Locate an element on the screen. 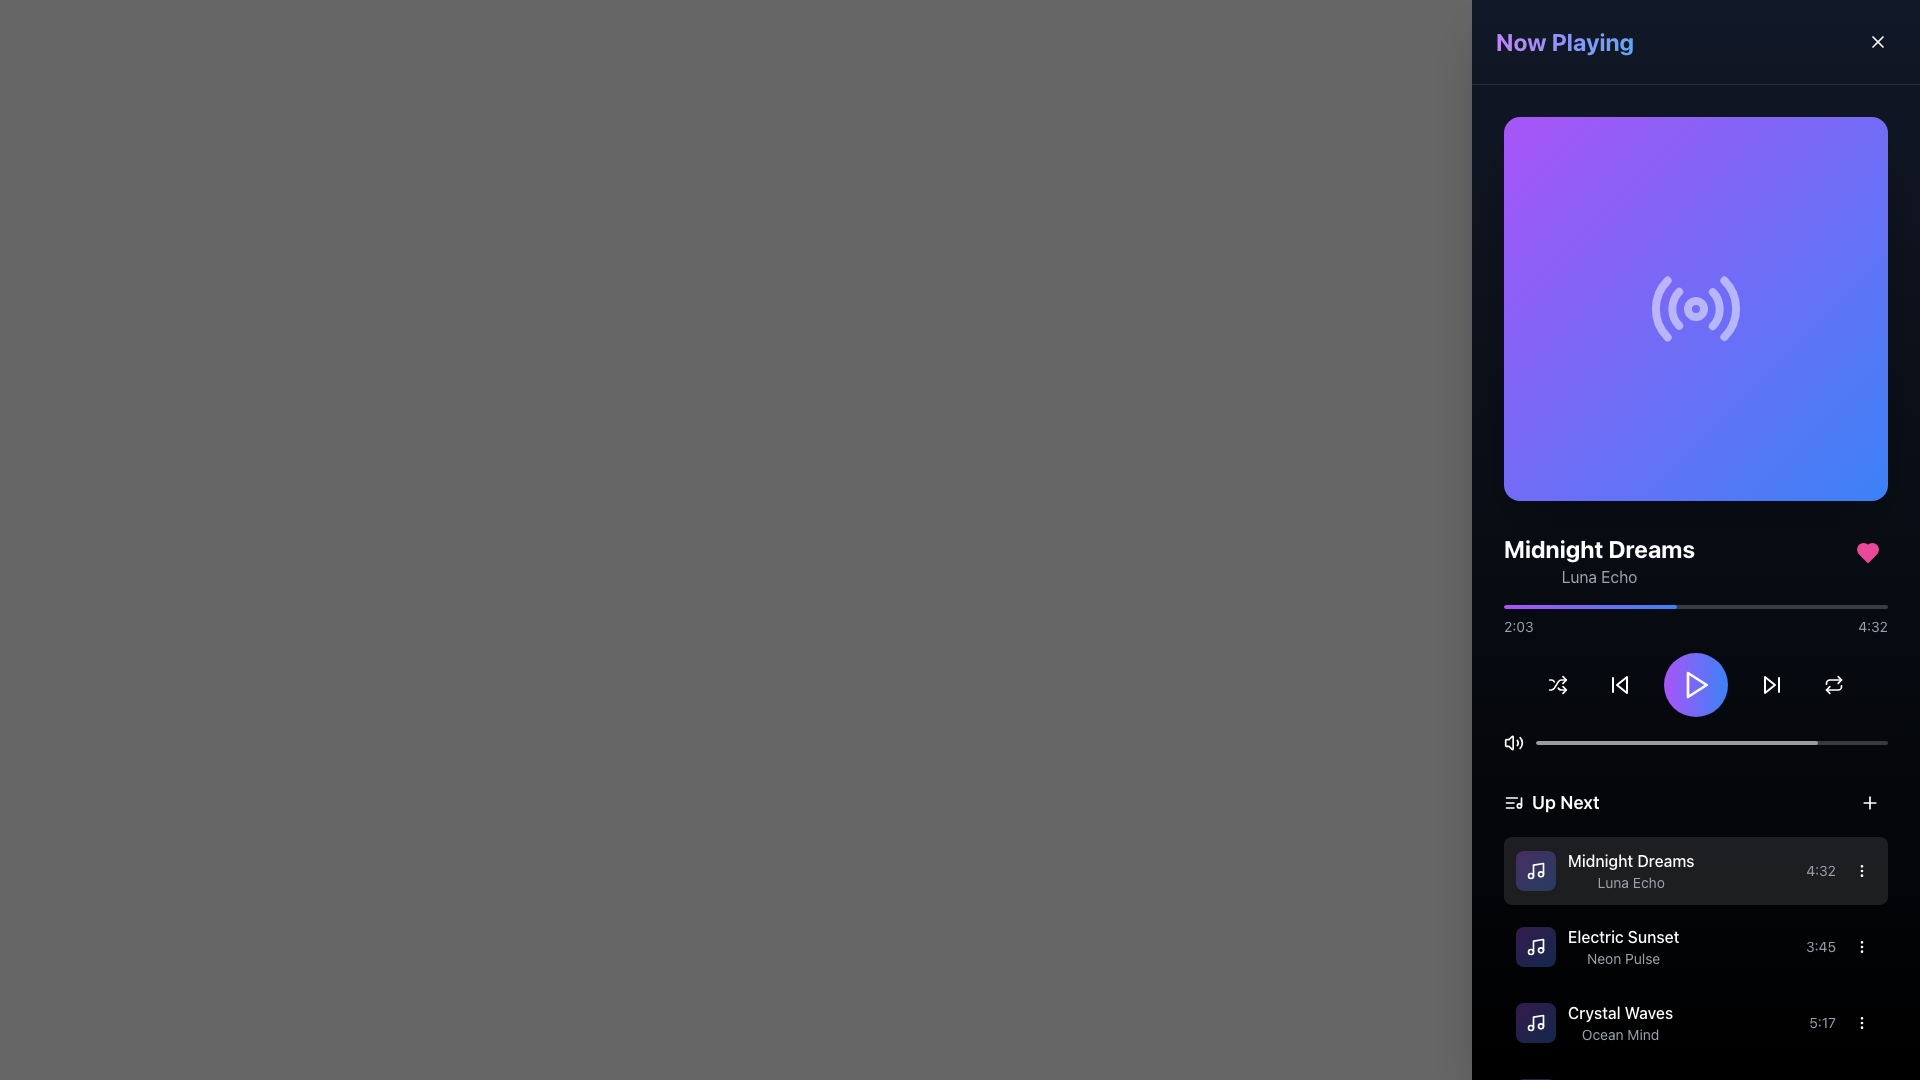 This screenshot has height=1080, width=1920. the text label 'Luna Echo', which is a small gray text label positioned below the bold title 'Midnight Dreams' in the music playlist is located at coordinates (1631, 882).